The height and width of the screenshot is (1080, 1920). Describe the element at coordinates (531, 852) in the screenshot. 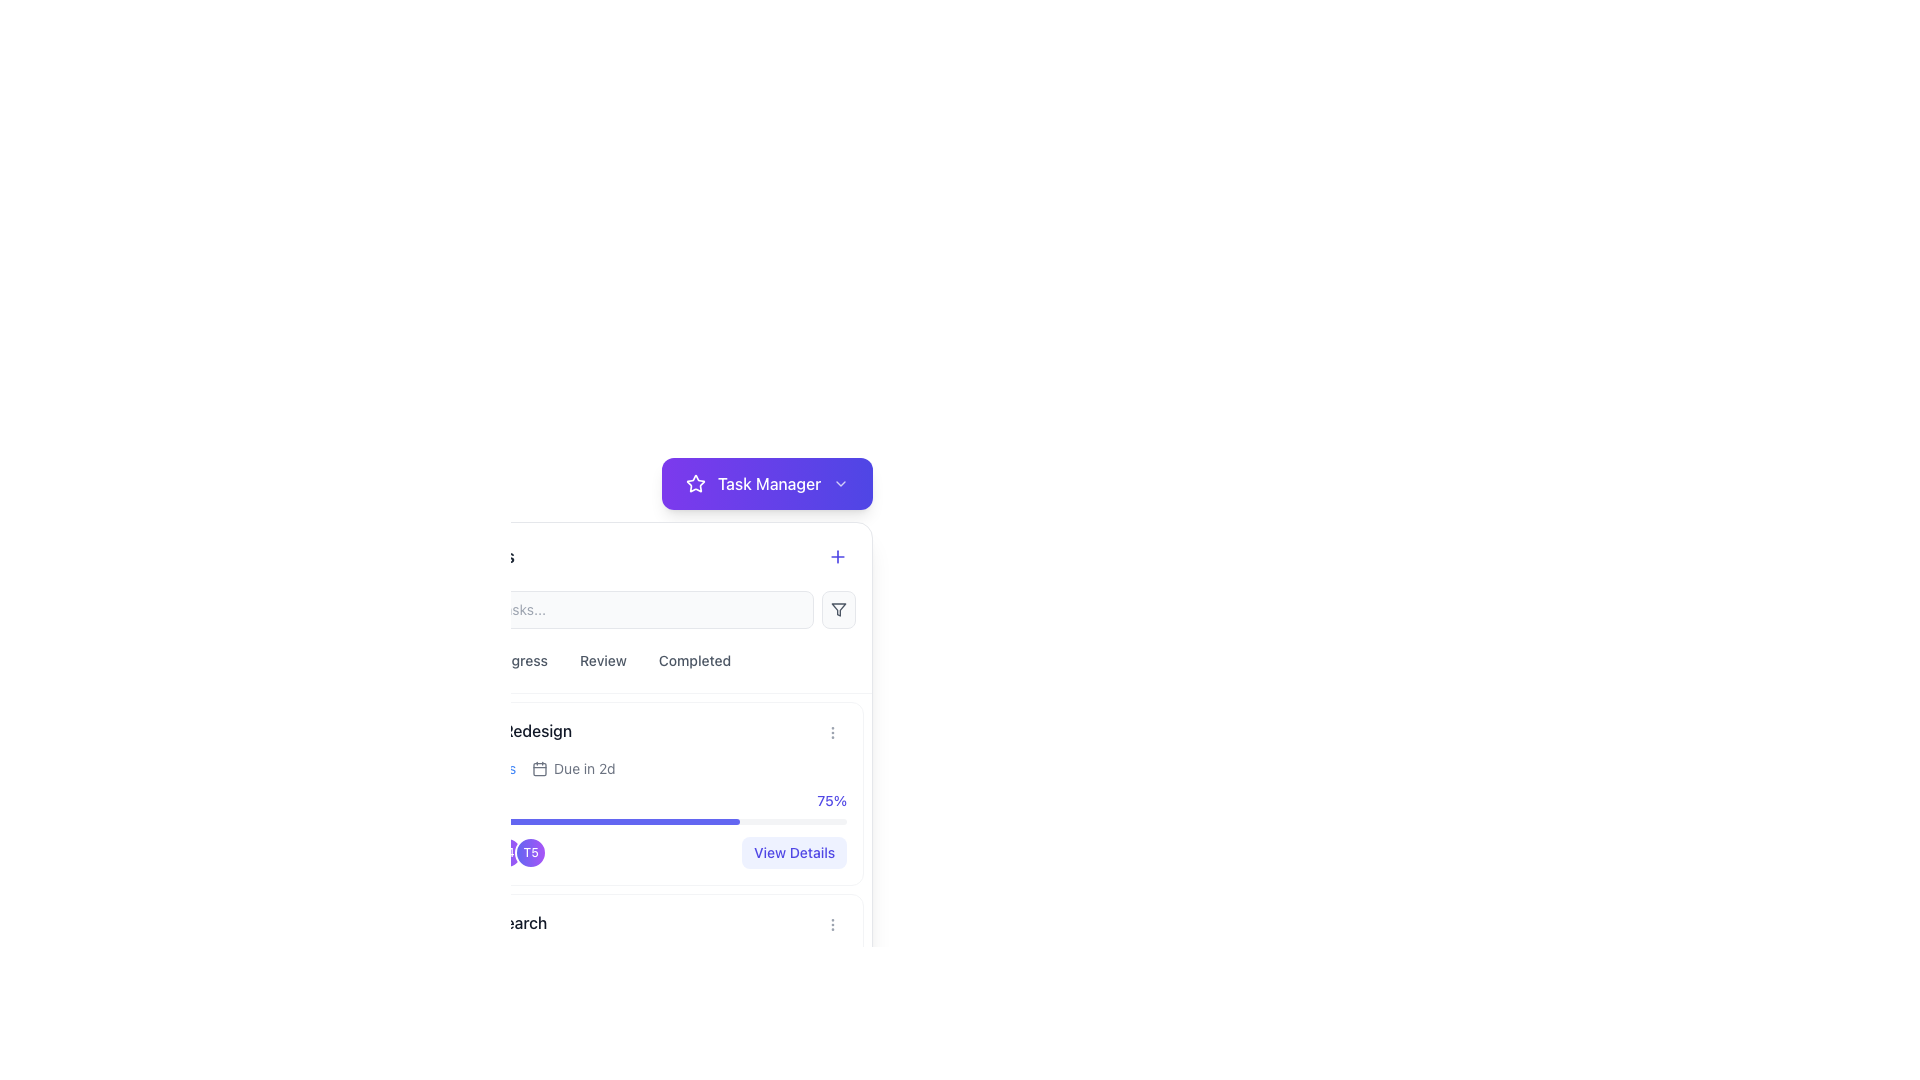

I see `the Avatar Badge, which is a small circle with a gradient color background transitioning from indigo to purple and features the white text 'T5' in the center, to see more details` at that location.